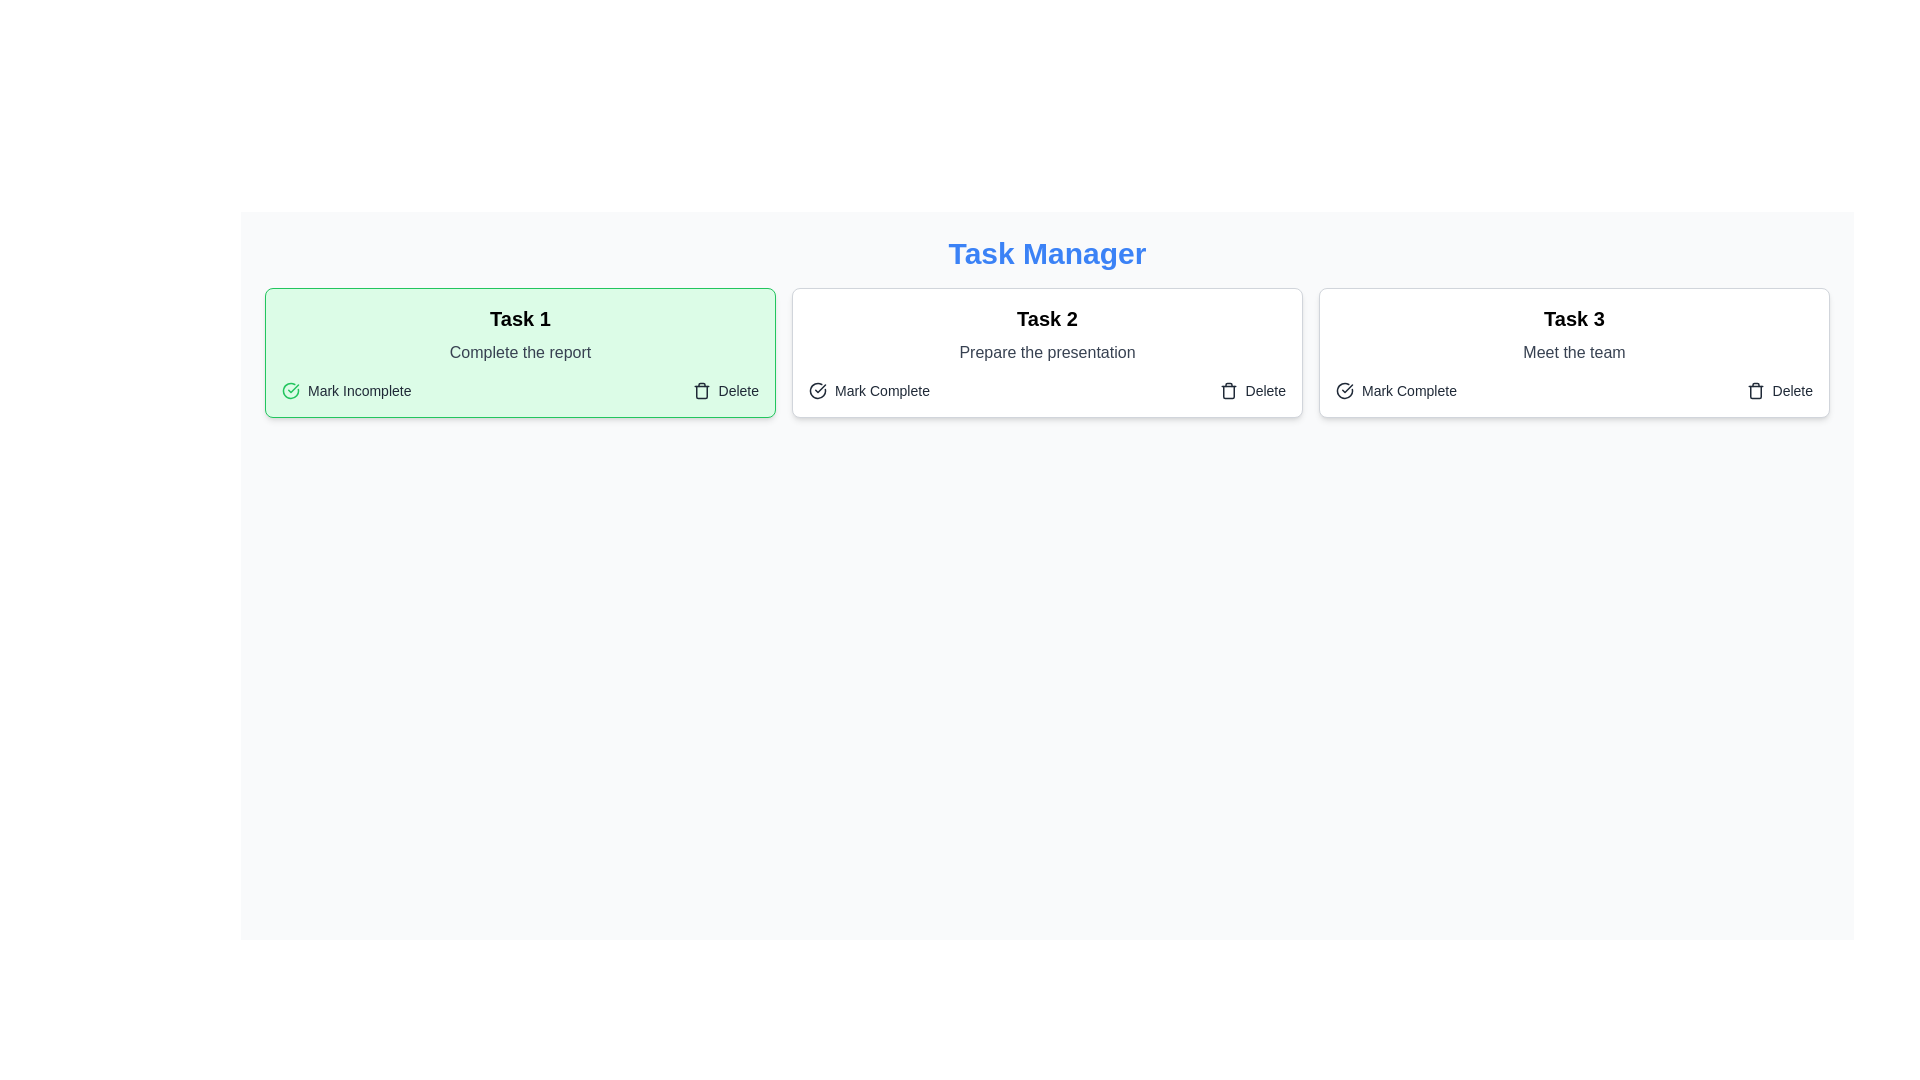 The image size is (1920, 1080). Describe the element at coordinates (1792, 390) in the screenshot. I see `the interactive delete label located at the bottom-right corner of the 'Task 3' card, following the trash bin icon` at that location.